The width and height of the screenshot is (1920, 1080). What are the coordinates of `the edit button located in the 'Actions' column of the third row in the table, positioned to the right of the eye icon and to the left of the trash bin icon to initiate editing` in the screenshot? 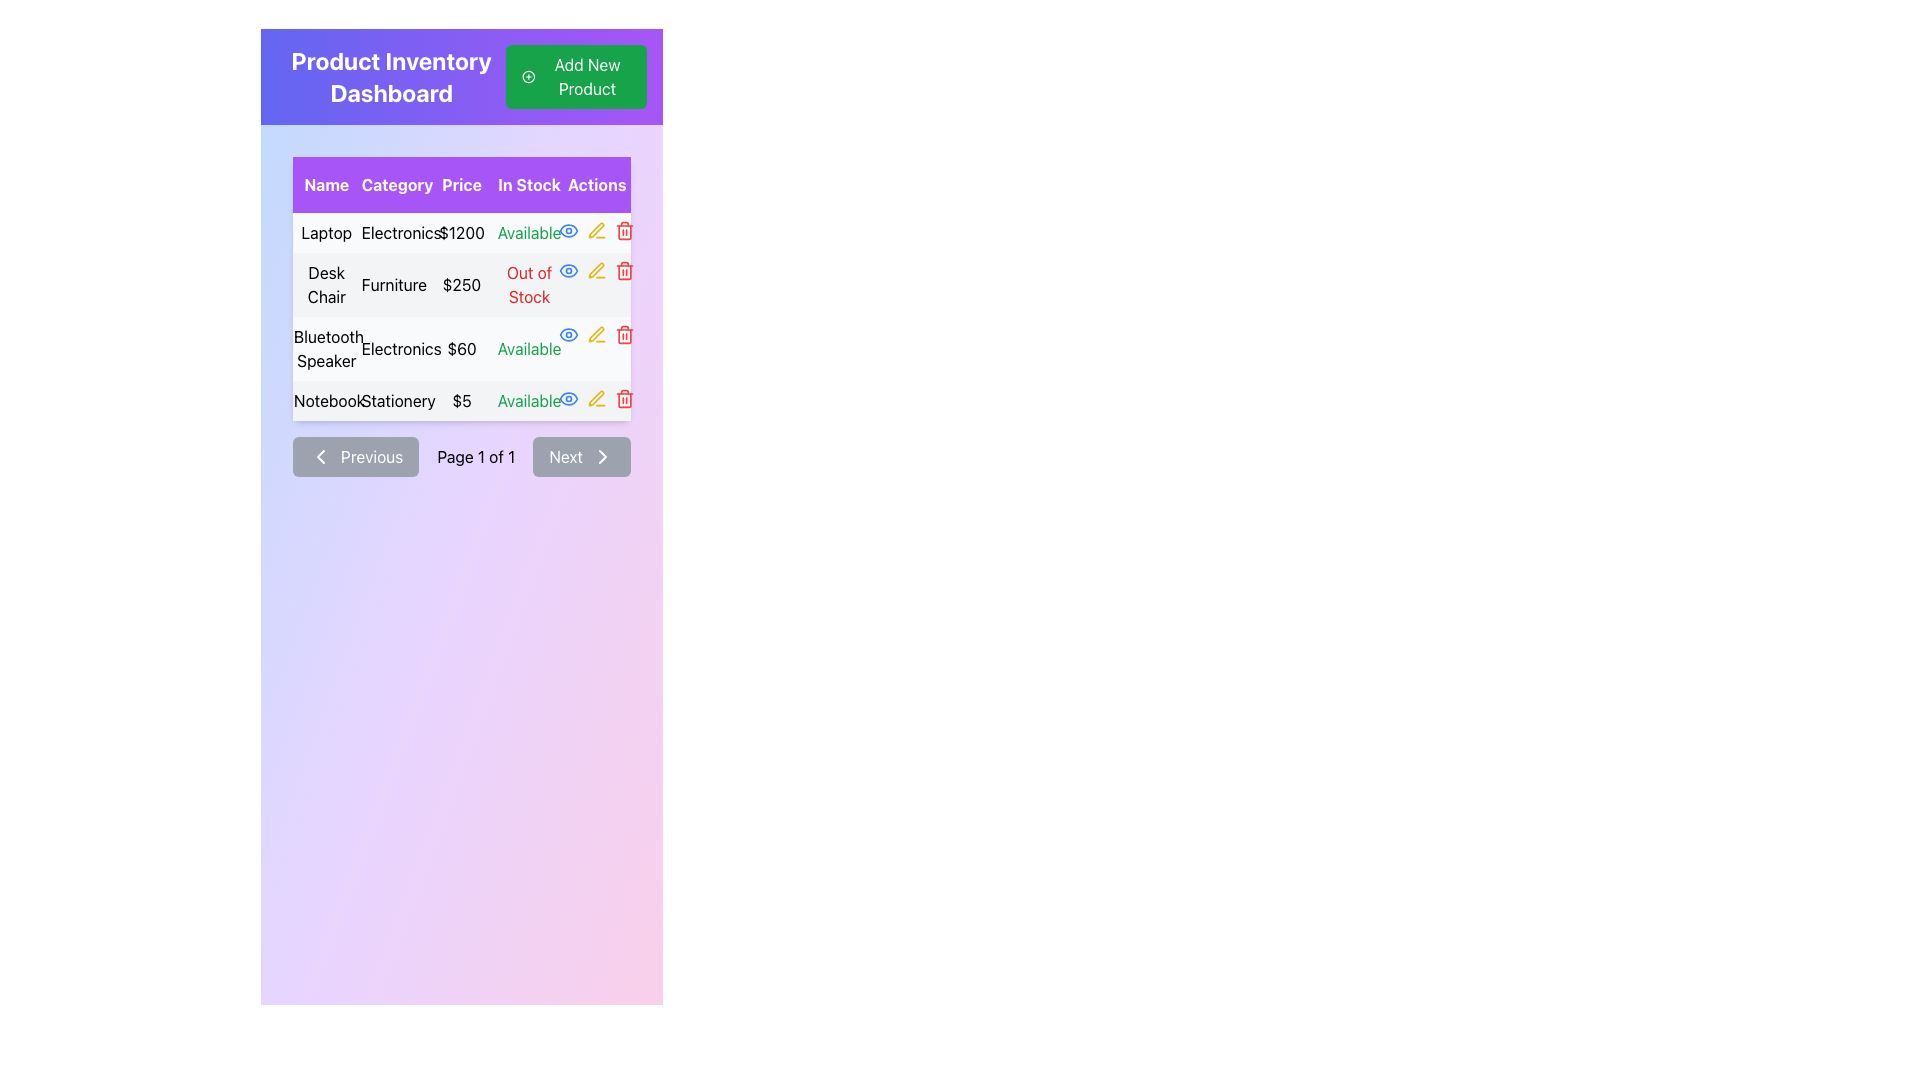 It's located at (596, 270).